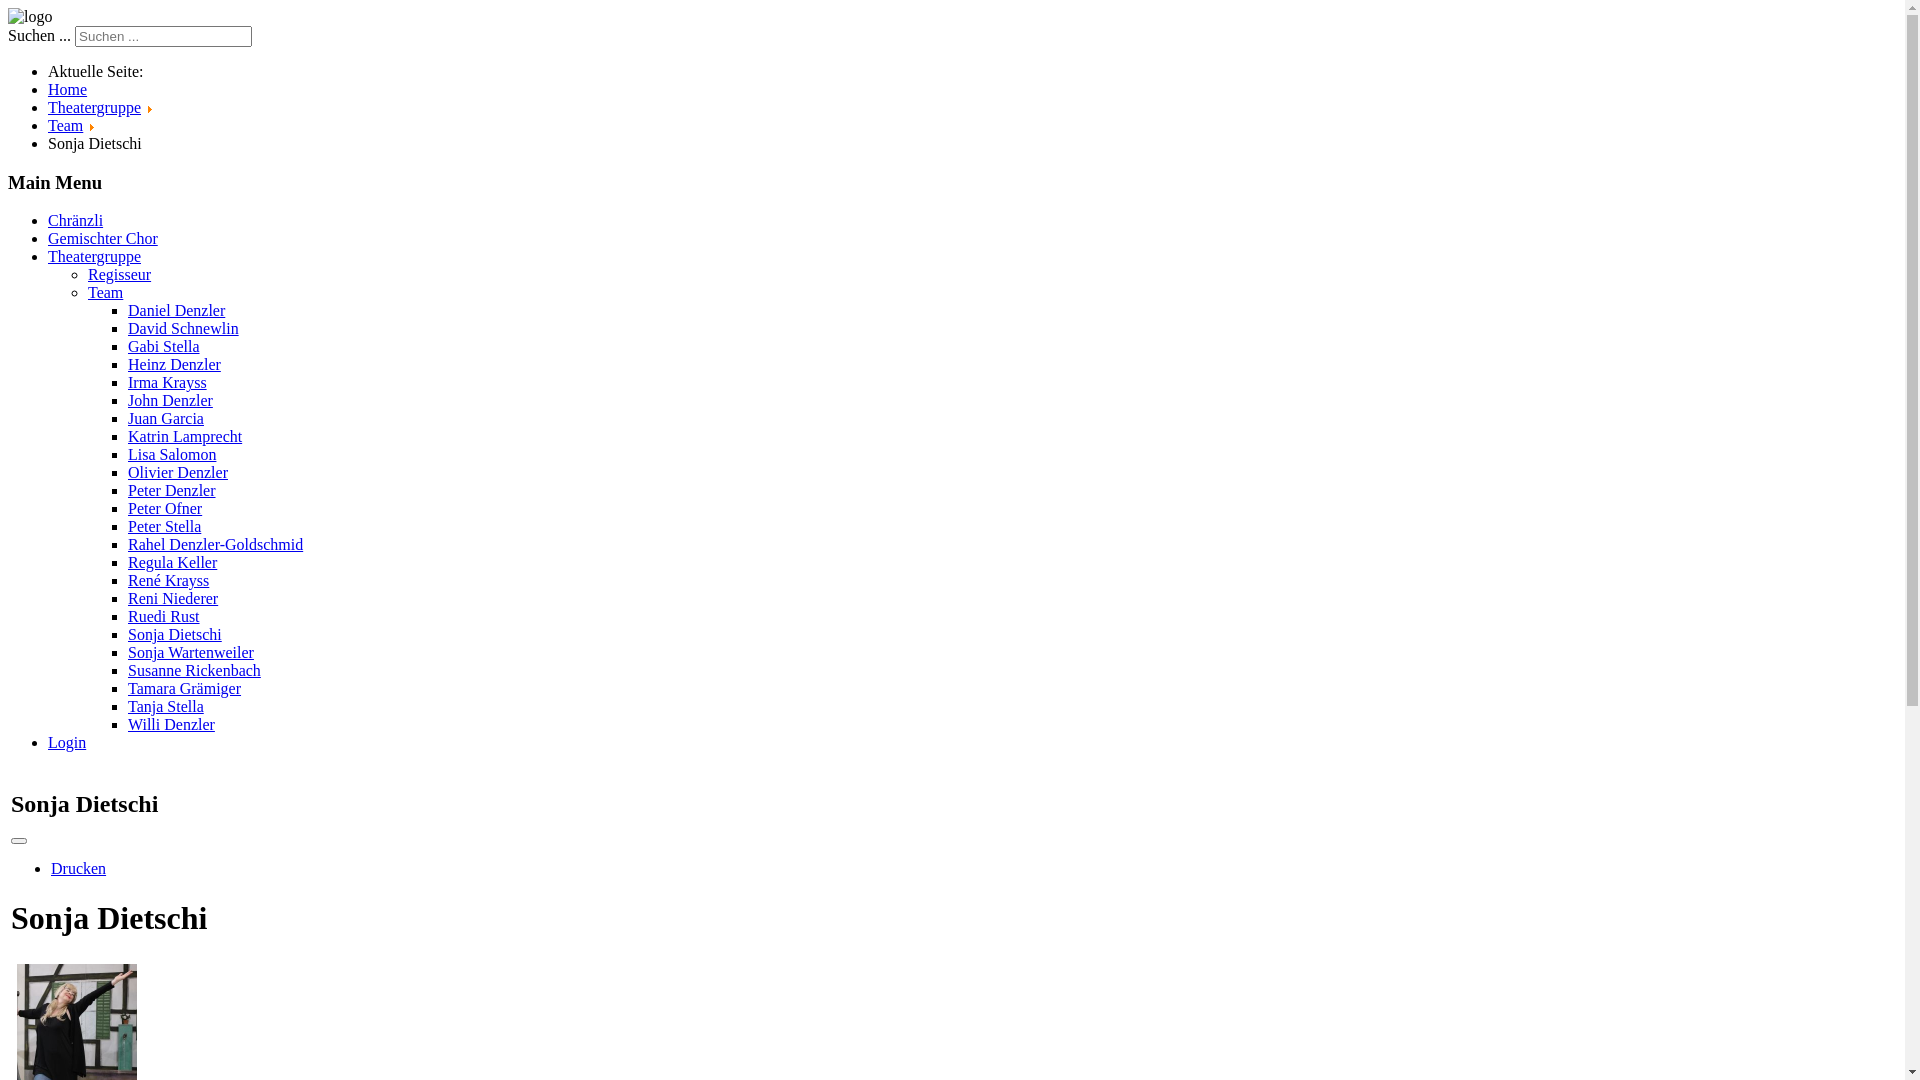 Image resolution: width=1920 pixels, height=1080 pixels. Describe the element at coordinates (171, 724) in the screenshot. I see `'Willi Denzler'` at that location.